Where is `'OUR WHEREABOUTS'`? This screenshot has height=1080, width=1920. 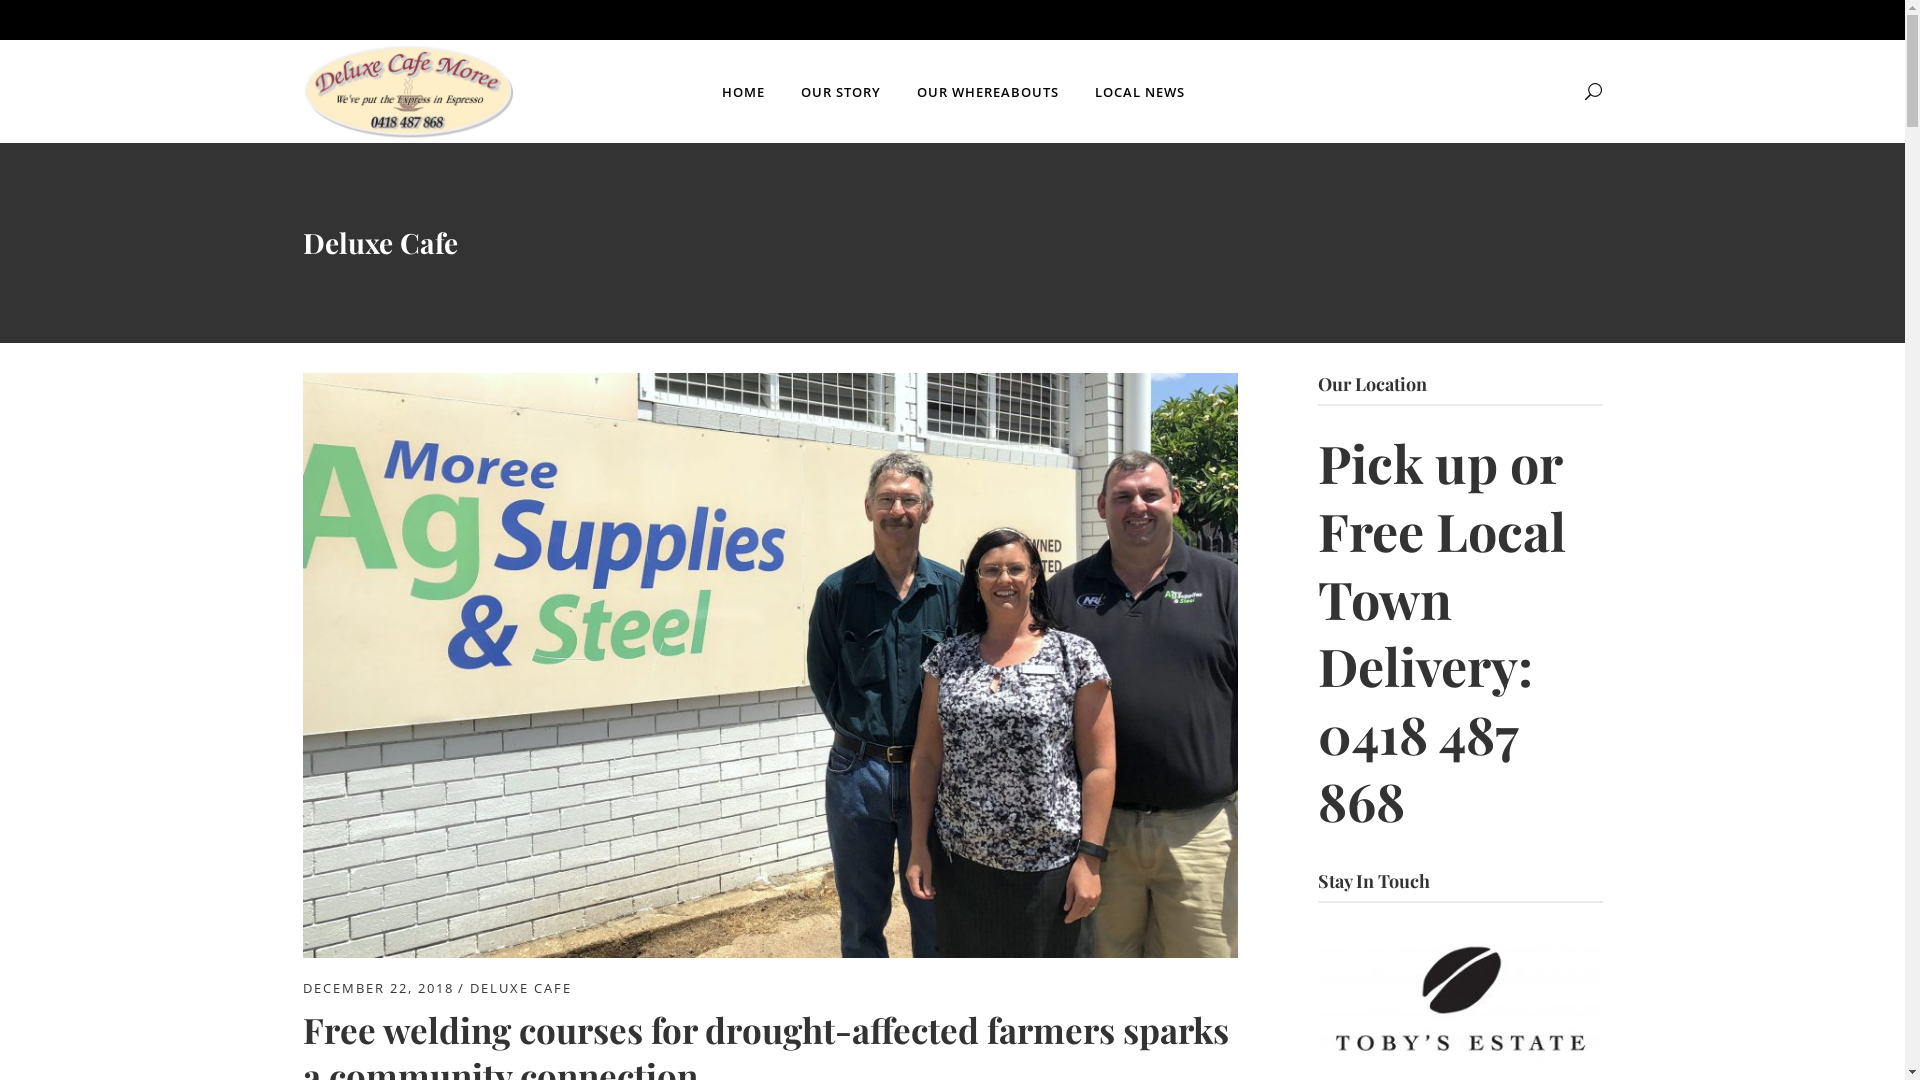 'OUR WHEREABOUTS' is located at coordinates (987, 91).